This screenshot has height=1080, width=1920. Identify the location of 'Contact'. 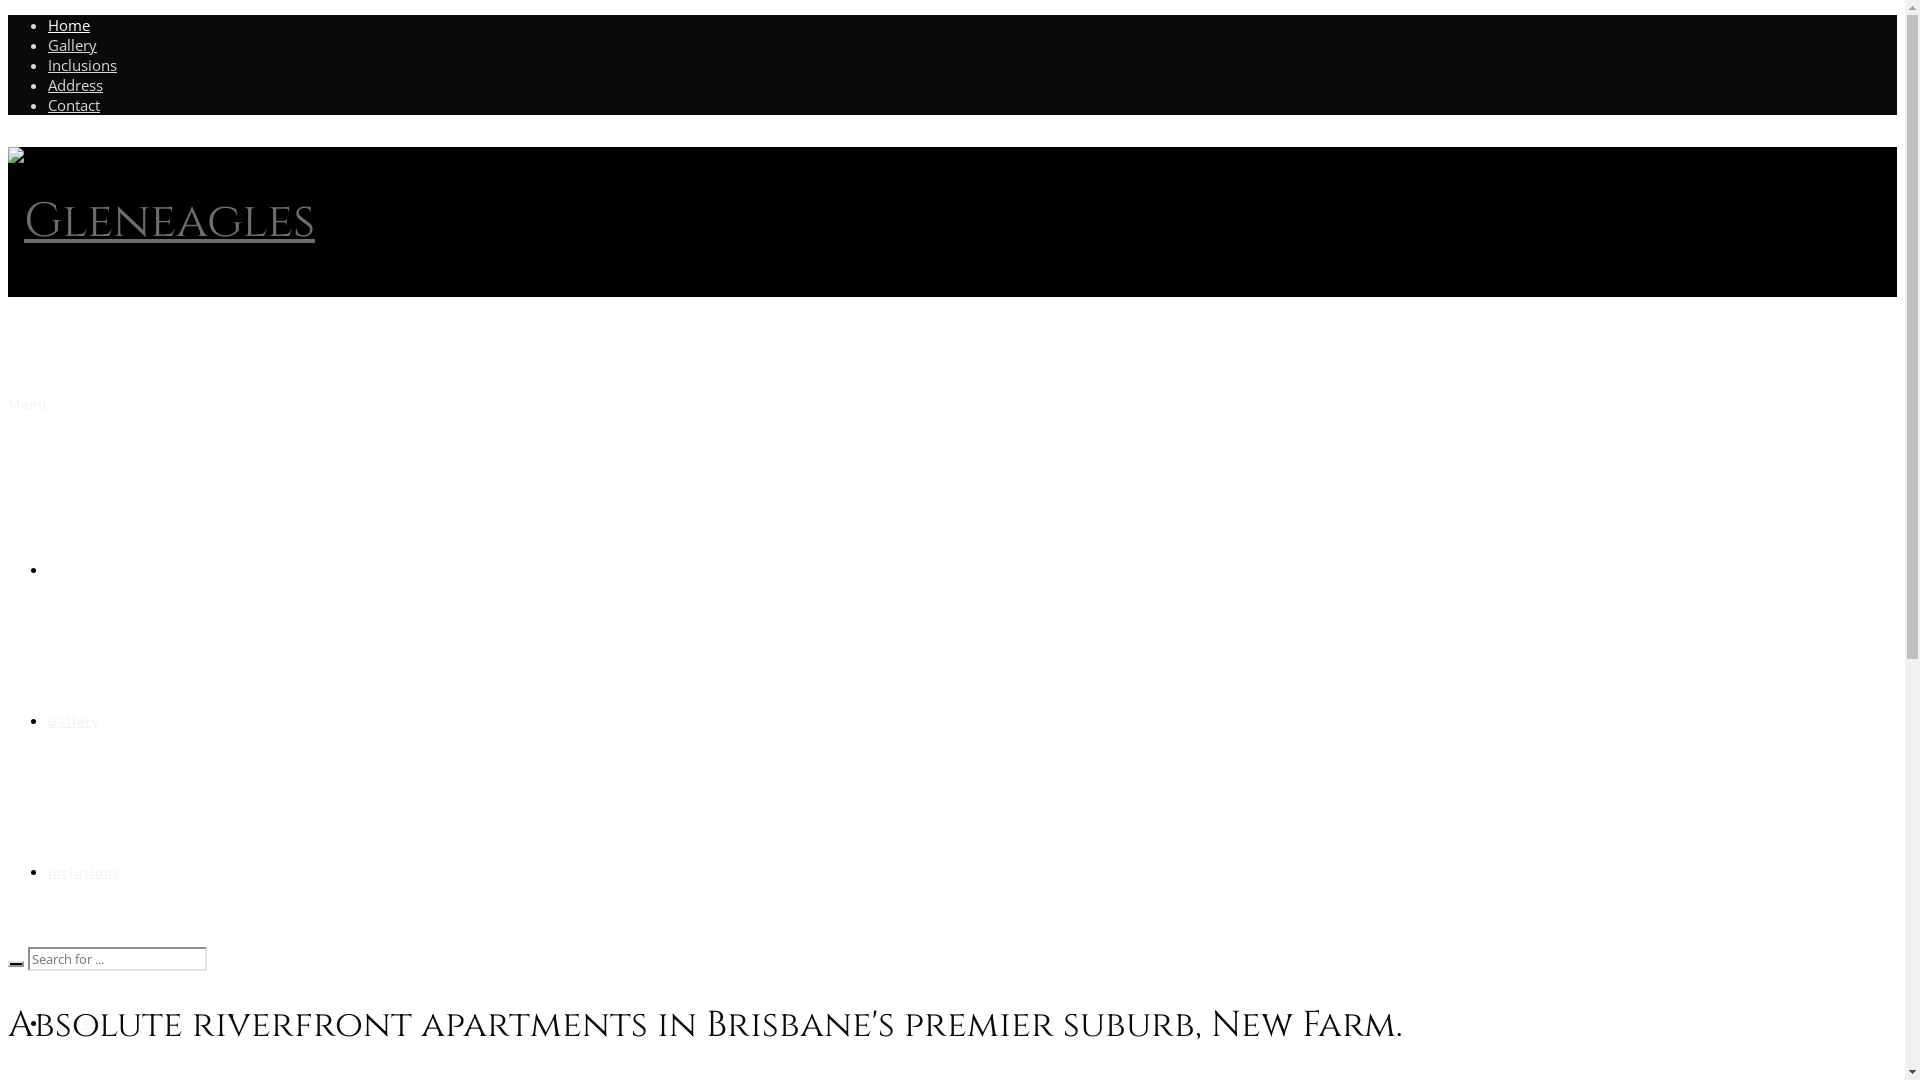
(48, 104).